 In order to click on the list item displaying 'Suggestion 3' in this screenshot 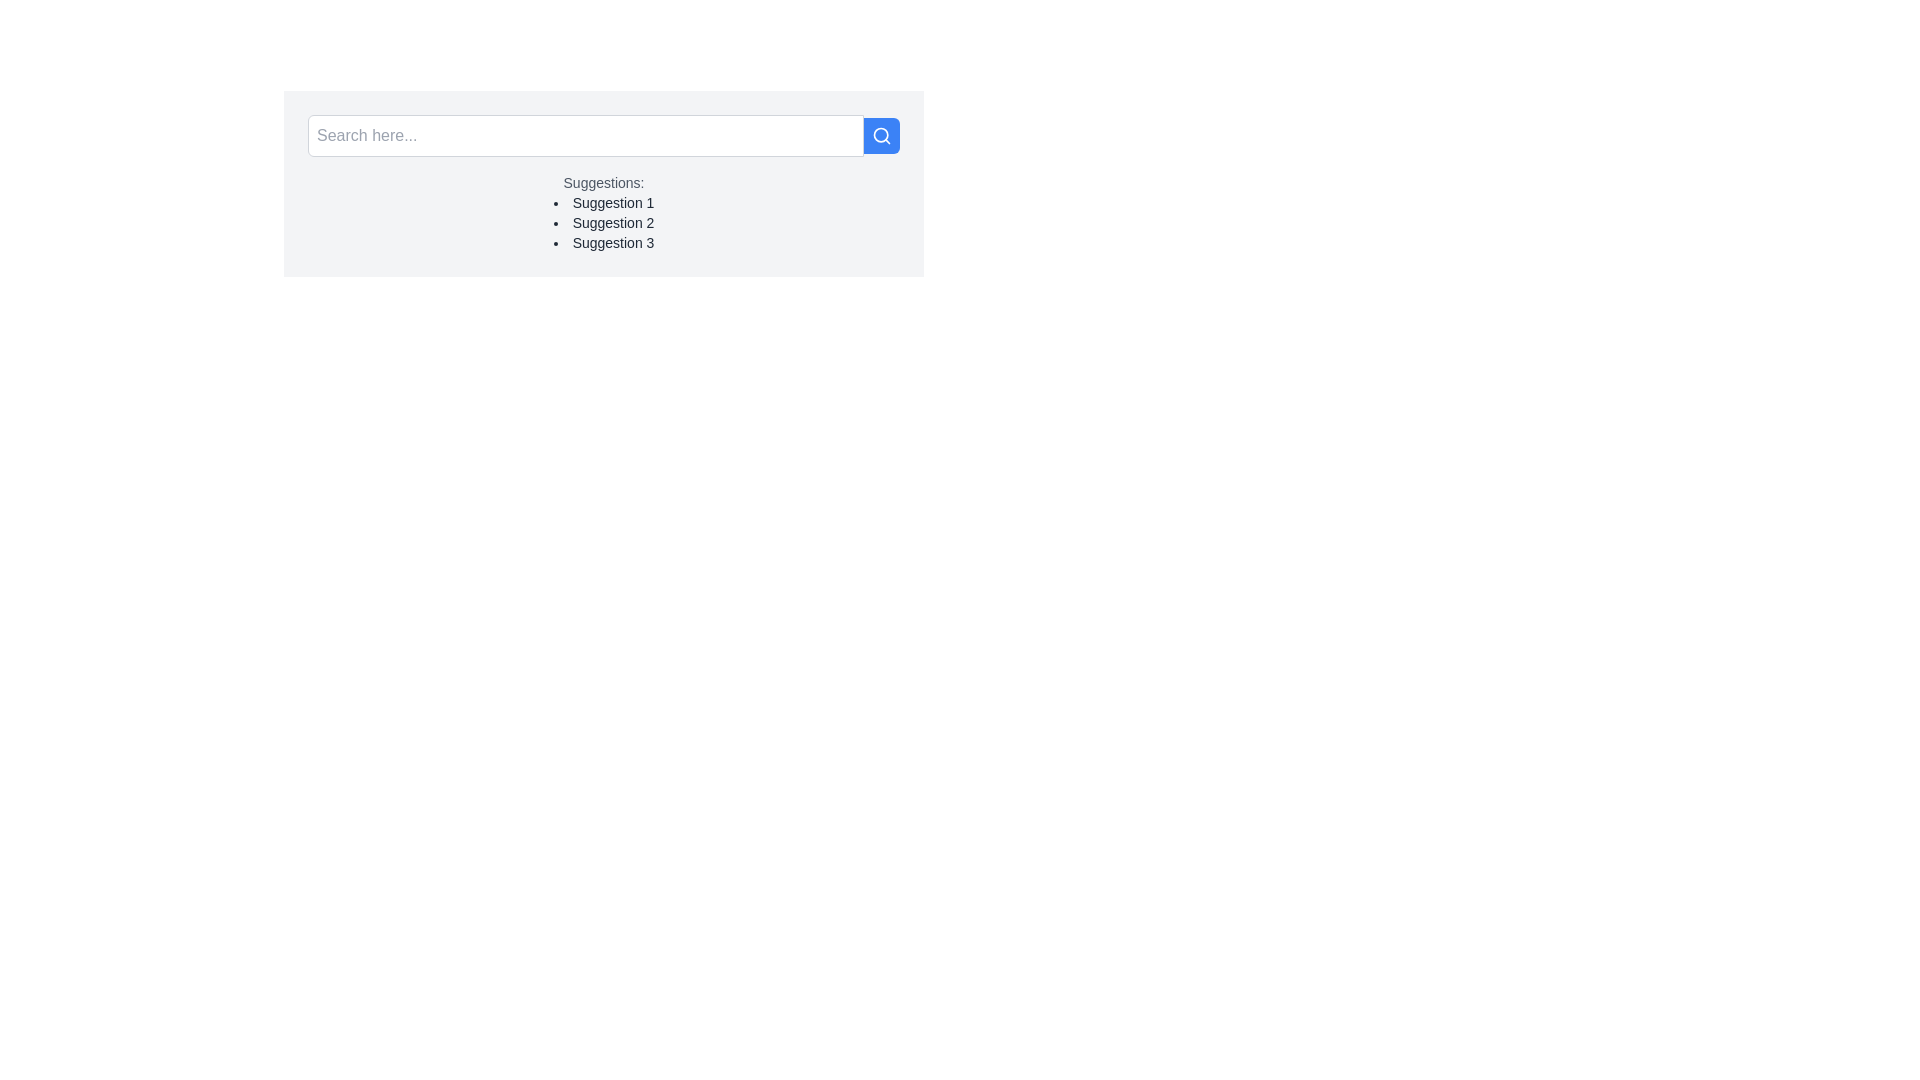, I will do `click(603, 242)`.